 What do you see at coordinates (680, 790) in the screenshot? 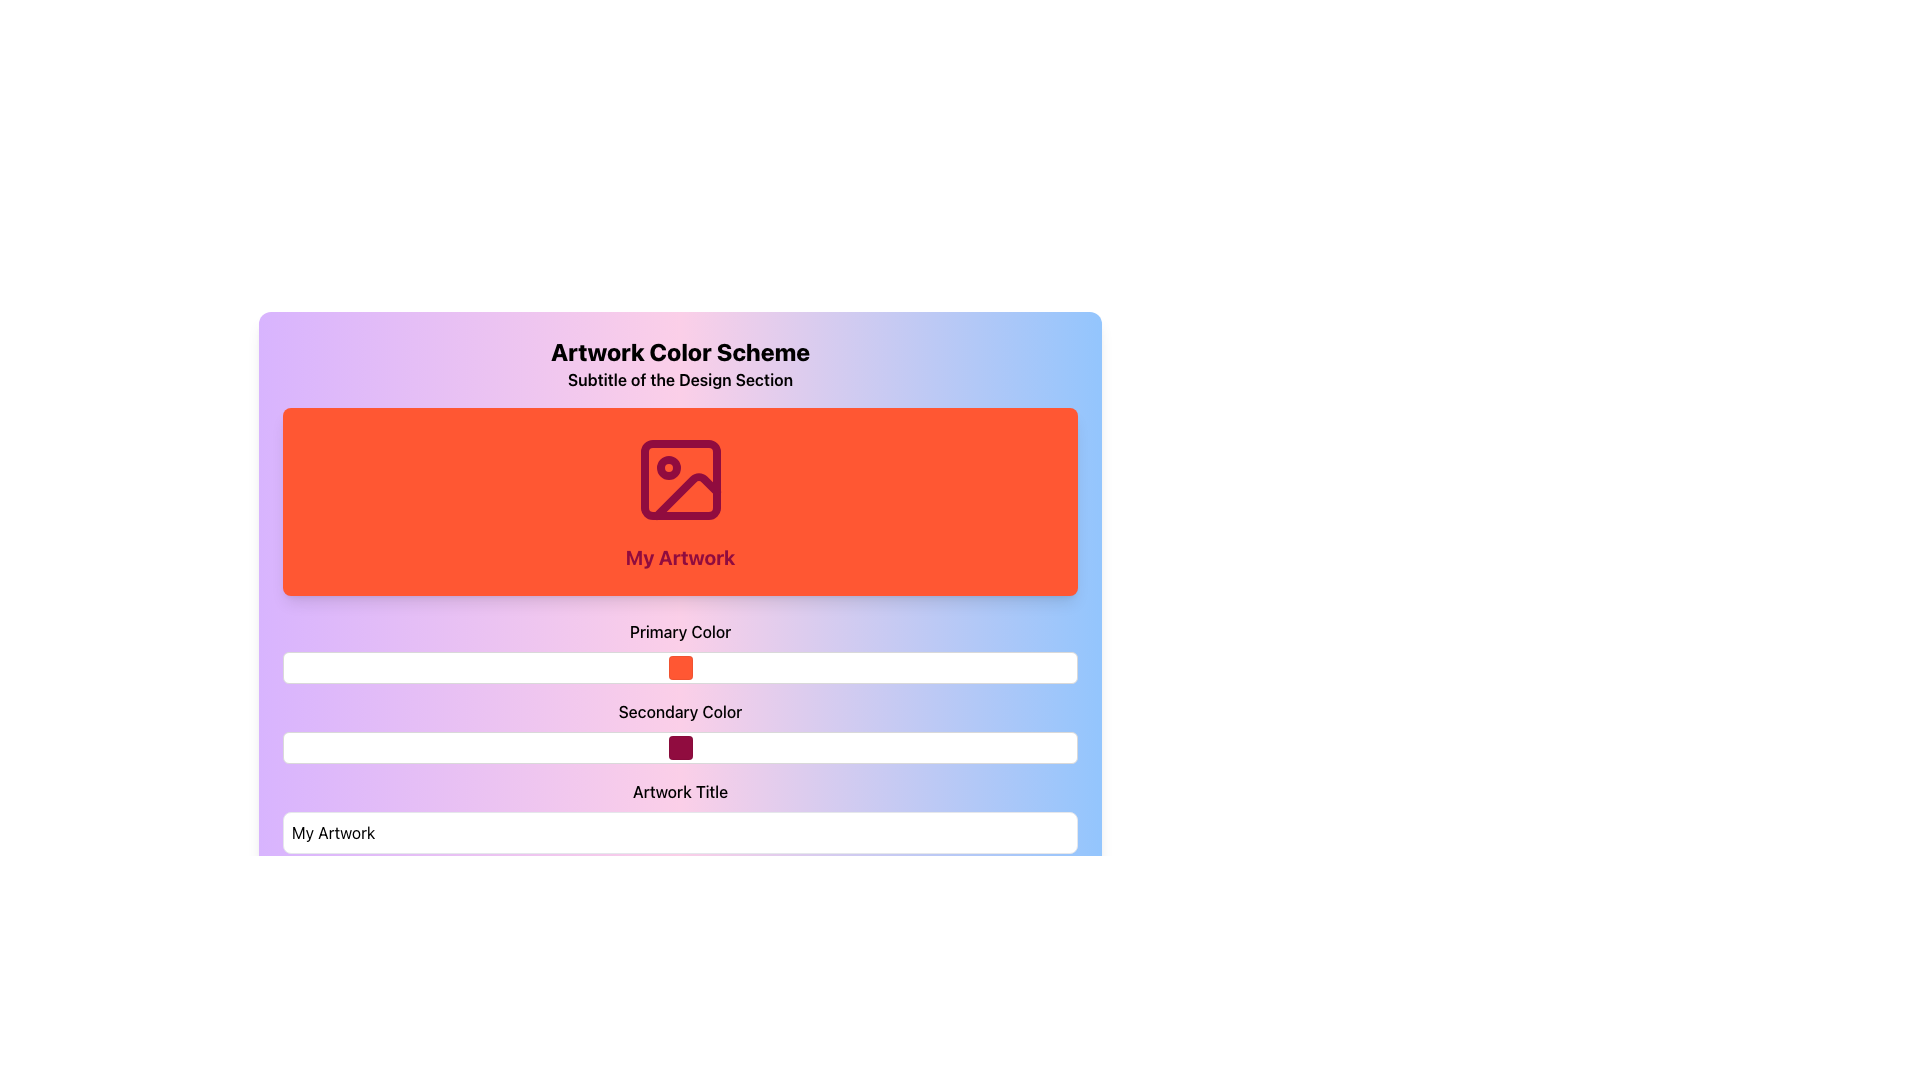
I see `label displaying 'Artwork Title' which is prominently positioned above the input field labeled 'My Artwork'` at bounding box center [680, 790].